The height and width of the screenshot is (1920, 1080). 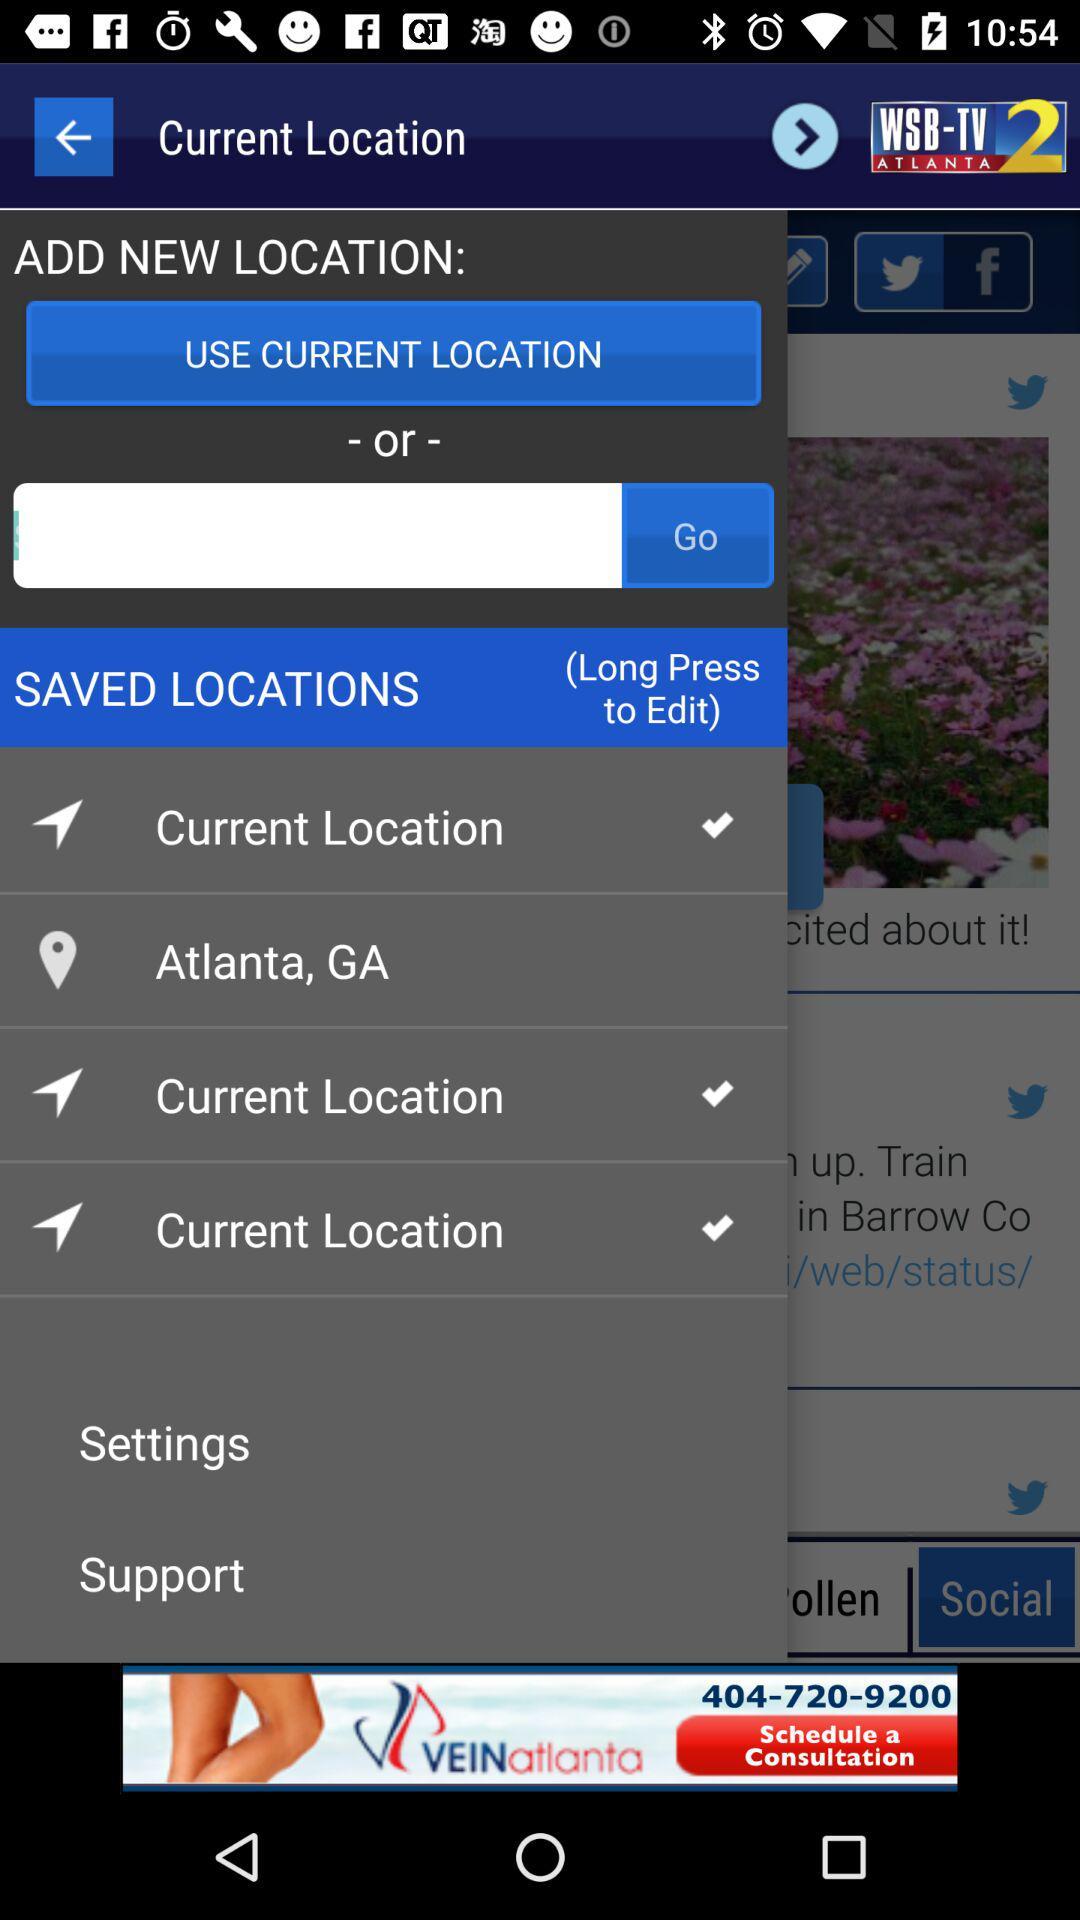 What do you see at coordinates (804, 135) in the screenshot?
I see `the arrow_forward icon` at bounding box center [804, 135].